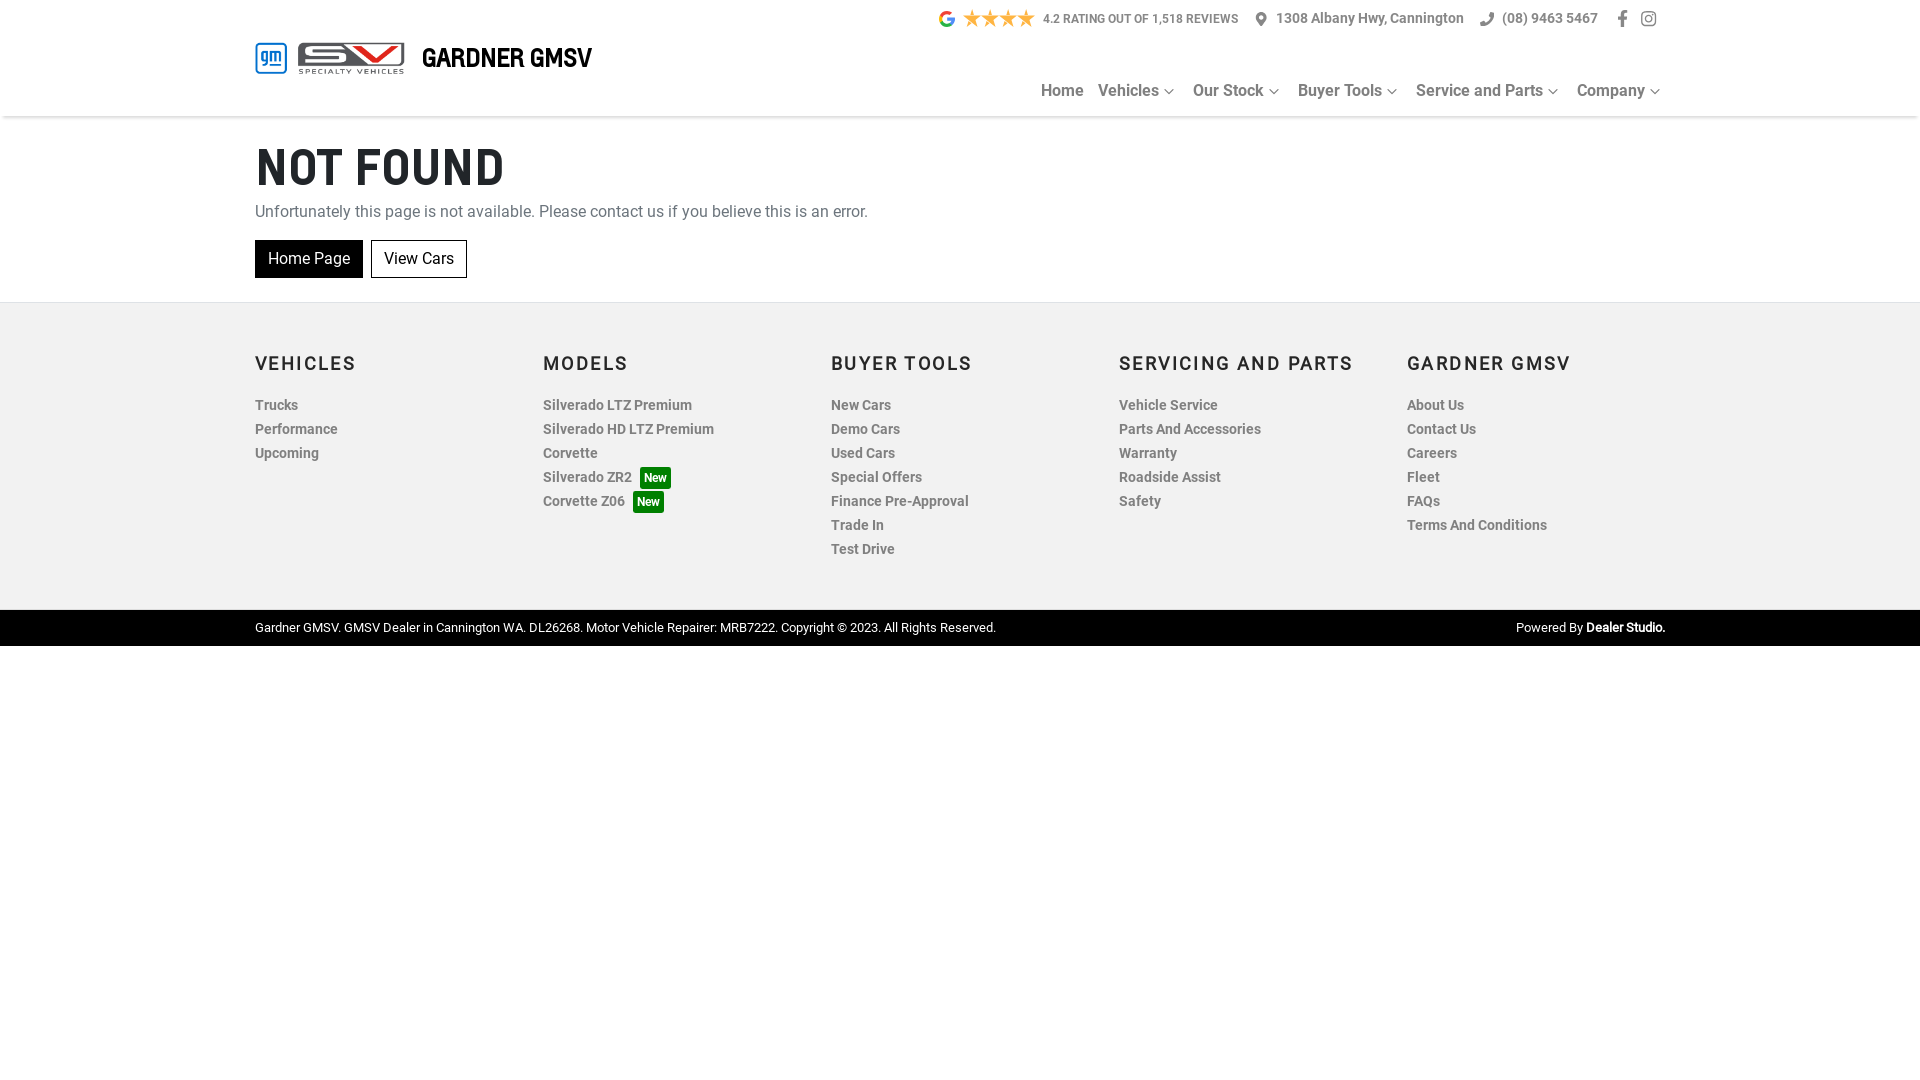 The image size is (1920, 1080). Describe the element at coordinates (1430, 453) in the screenshot. I see `'Careers'` at that location.